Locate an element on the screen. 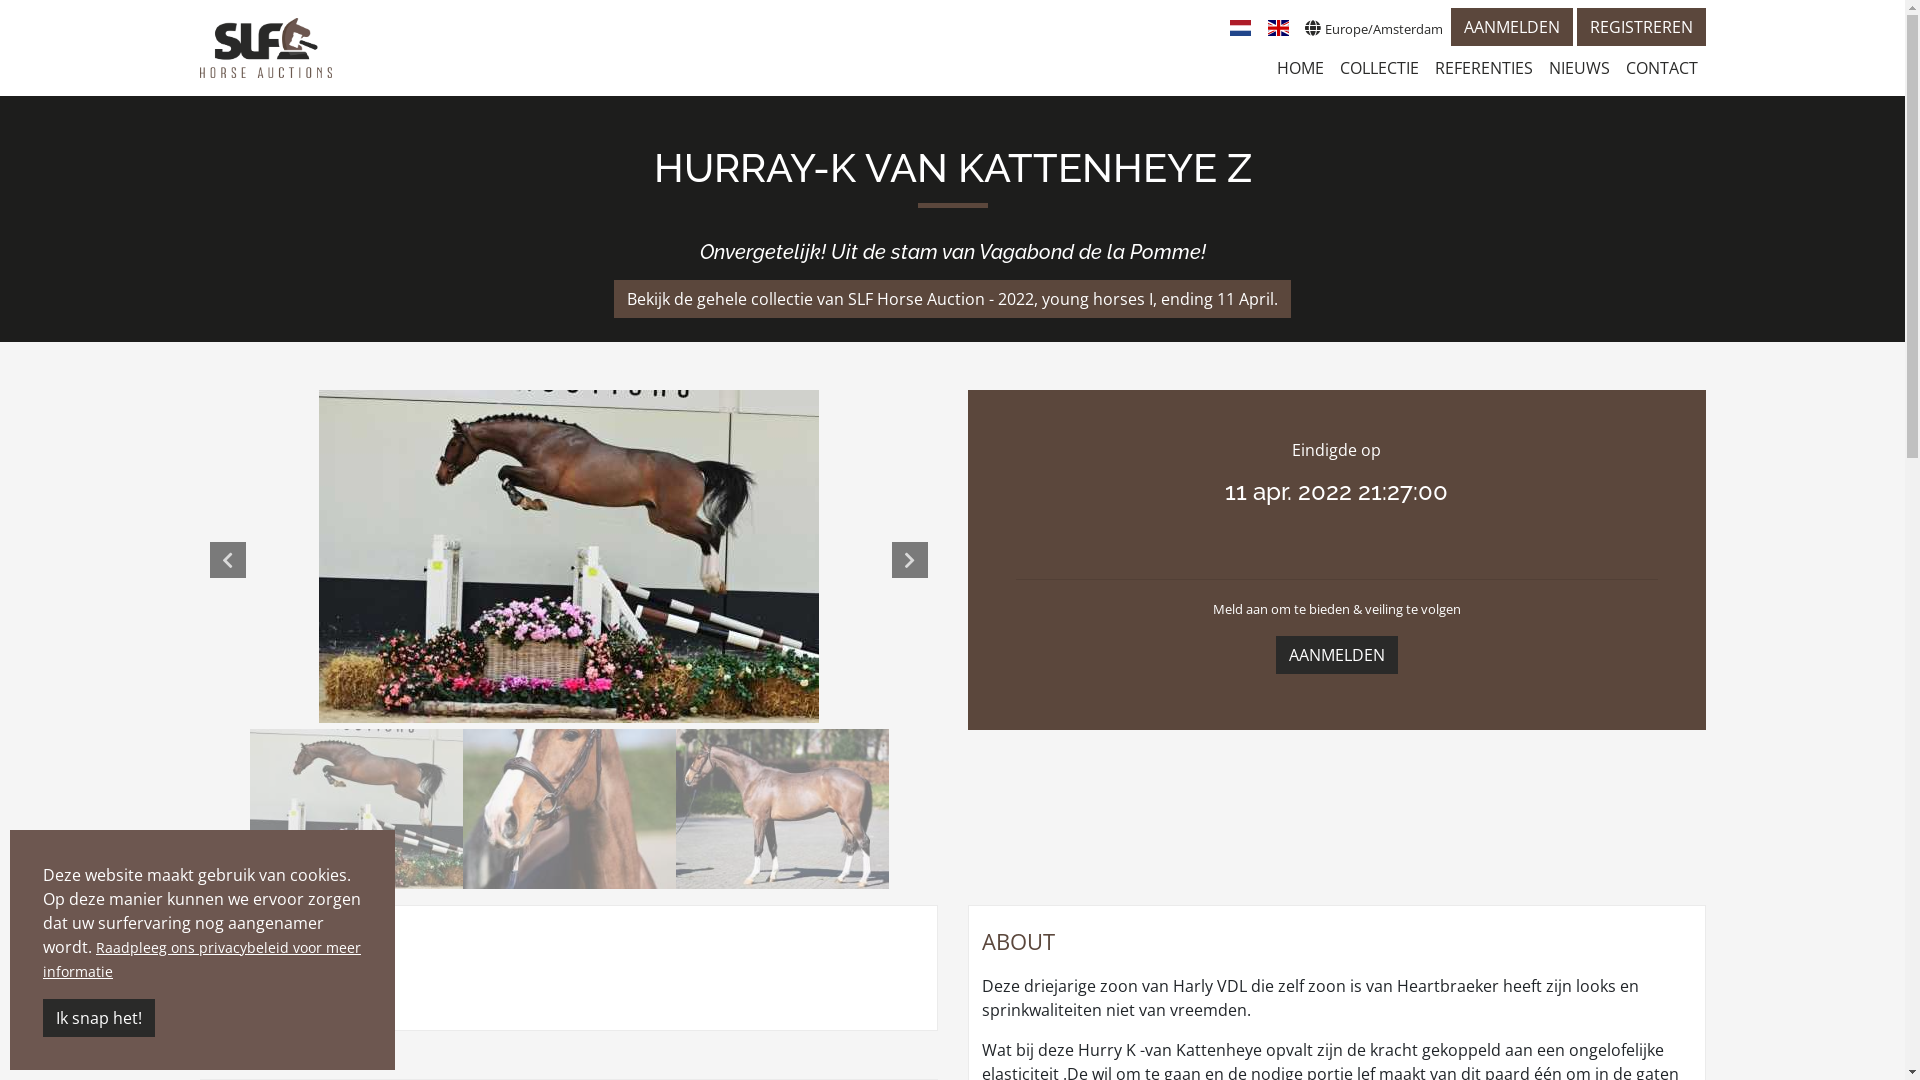  'REGISTREREN' is located at coordinates (1640, 27).